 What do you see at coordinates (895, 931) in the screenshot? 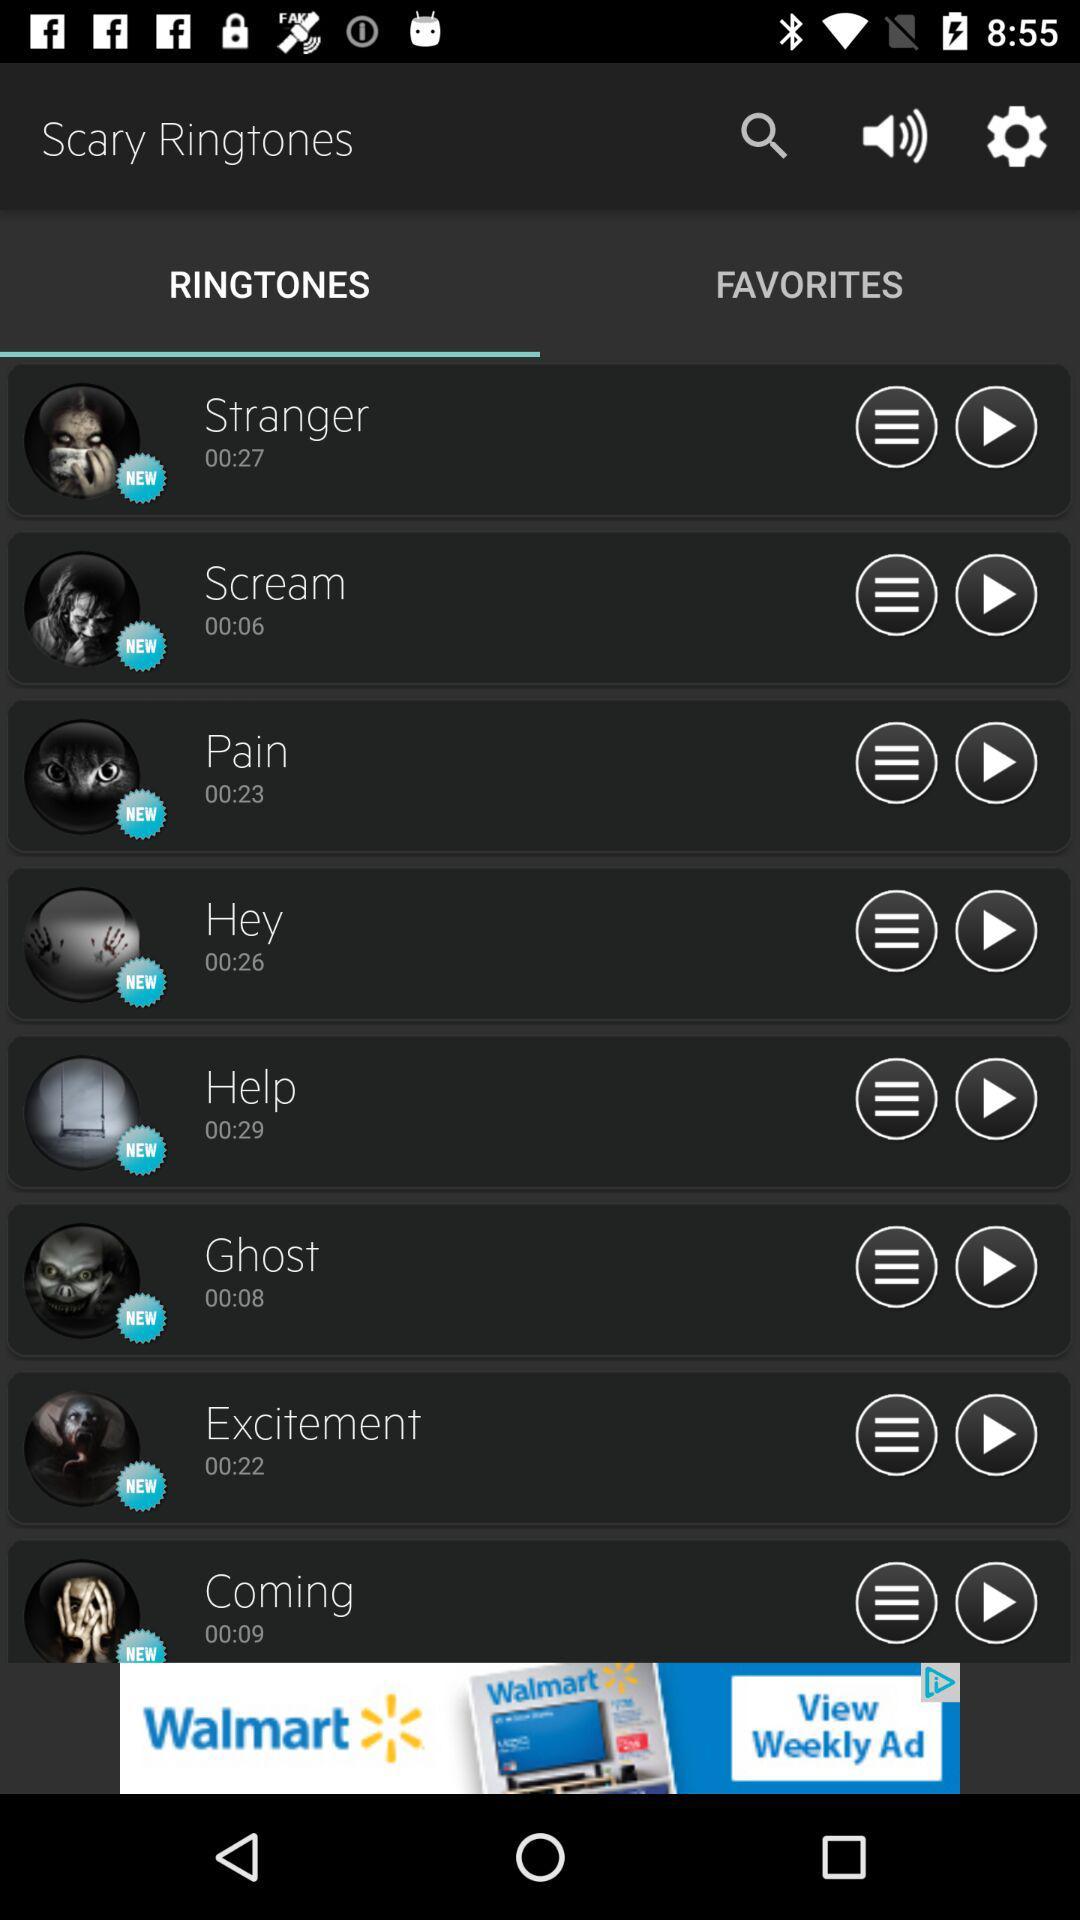
I see `menu` at bounding box center [895, 931].